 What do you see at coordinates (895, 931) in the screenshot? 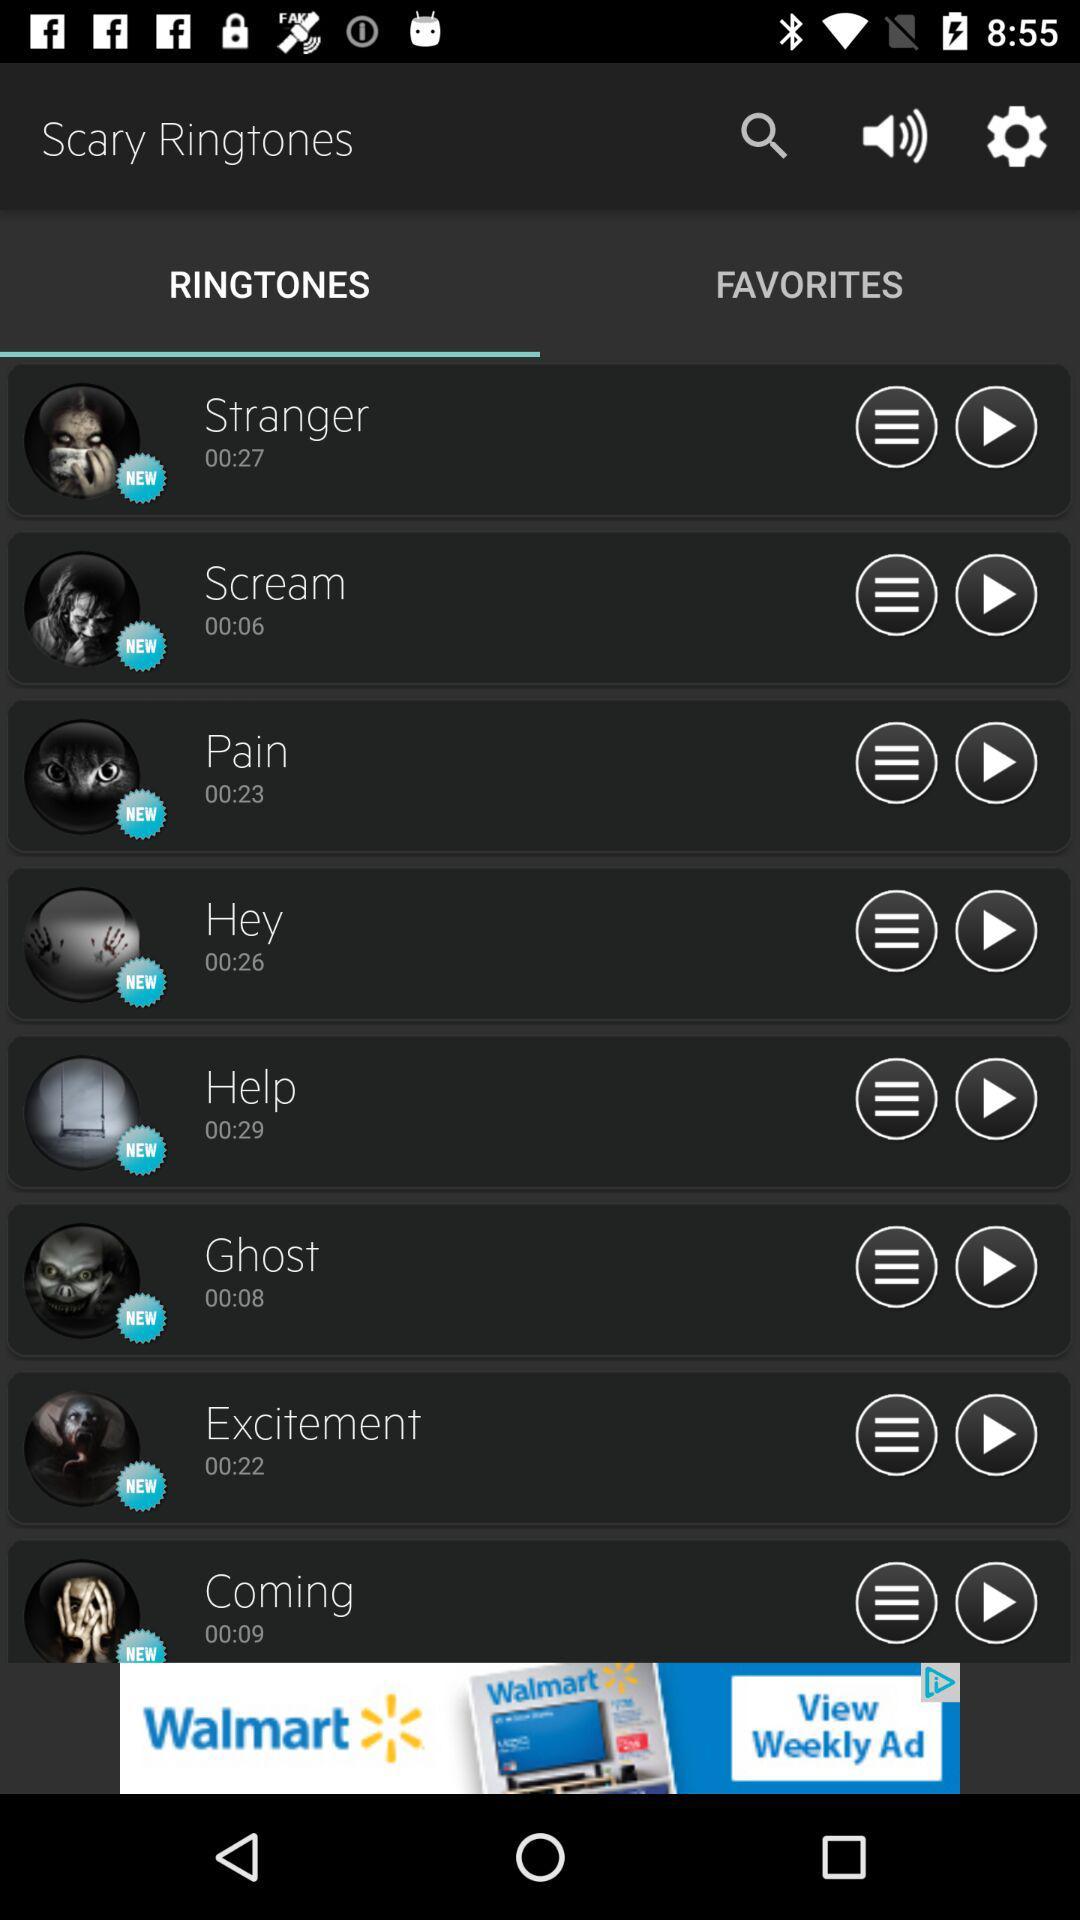
I see `menu` at bounding box center [895, 931].